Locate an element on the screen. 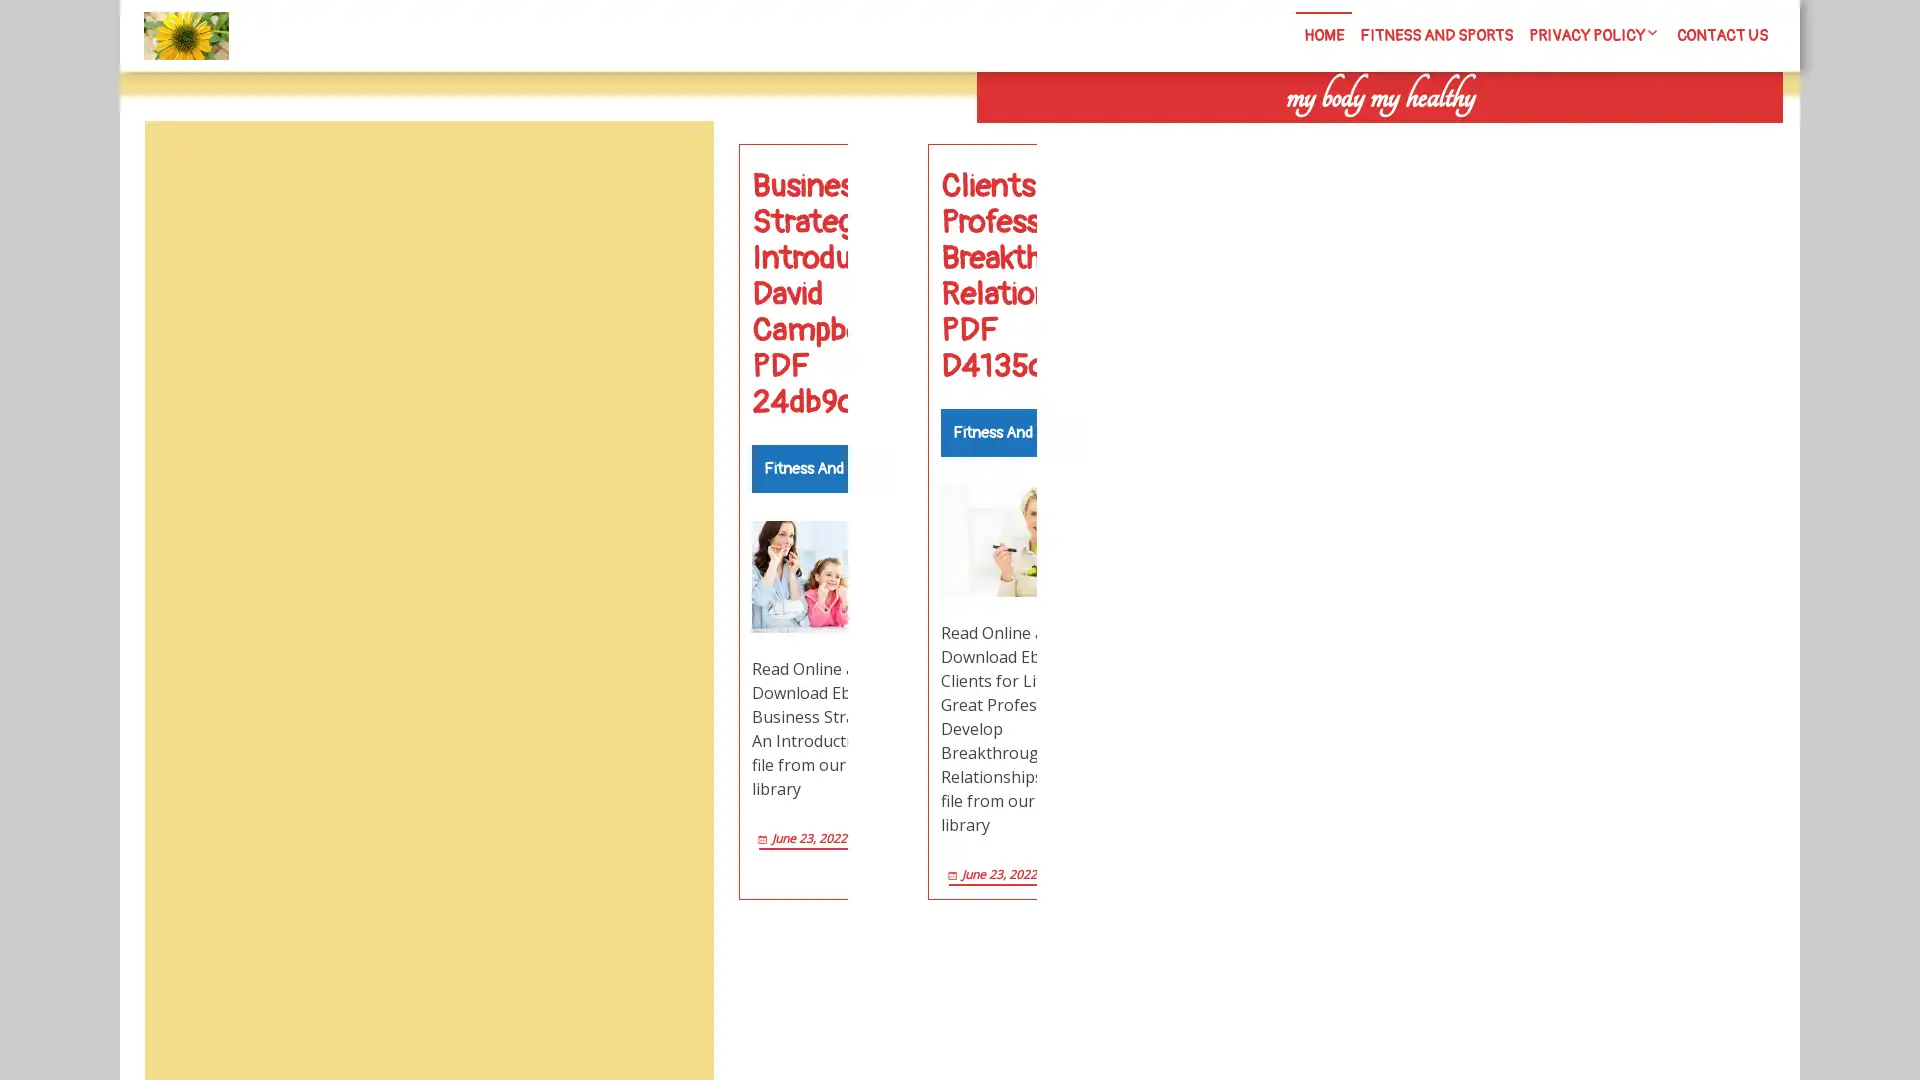 The image size is (1920, 1080). Search is located at coordinates (667, 168).